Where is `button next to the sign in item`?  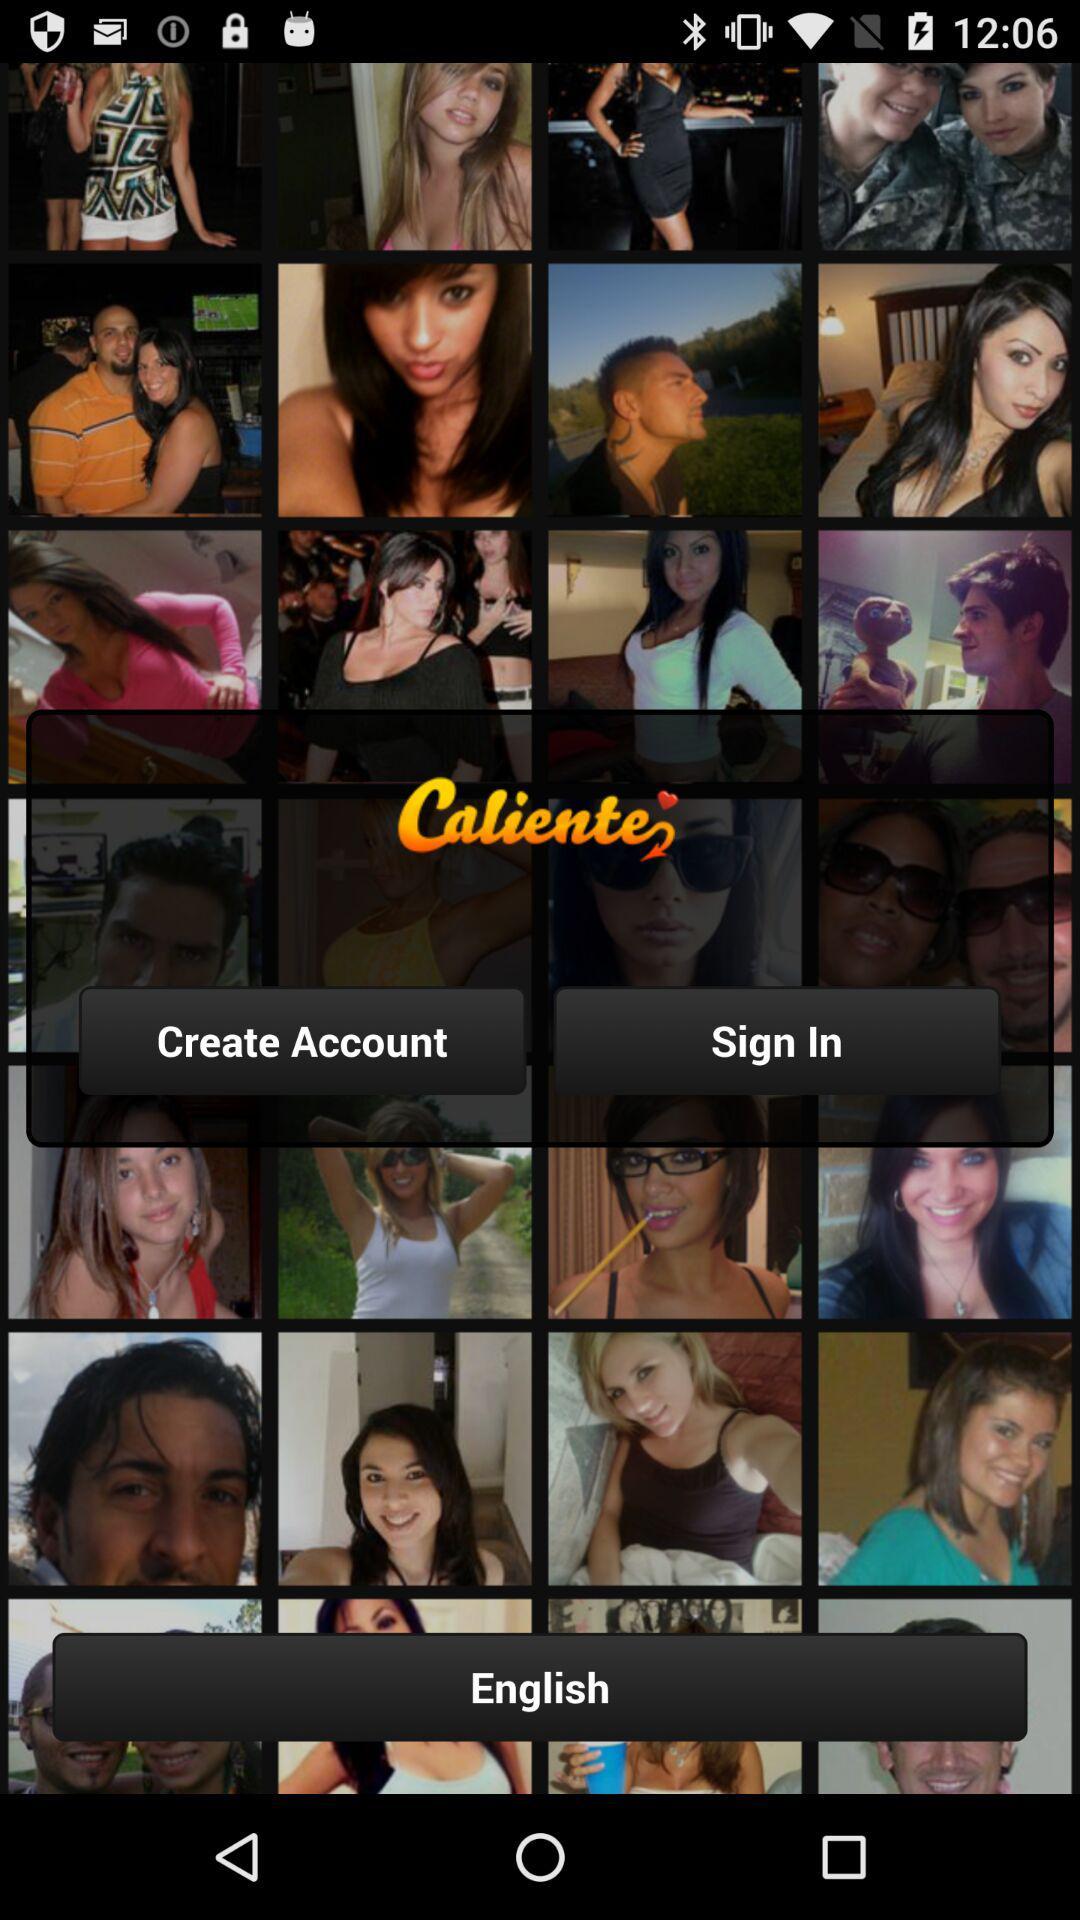
button next to the sign in item is located at coordinates (302, 1040).